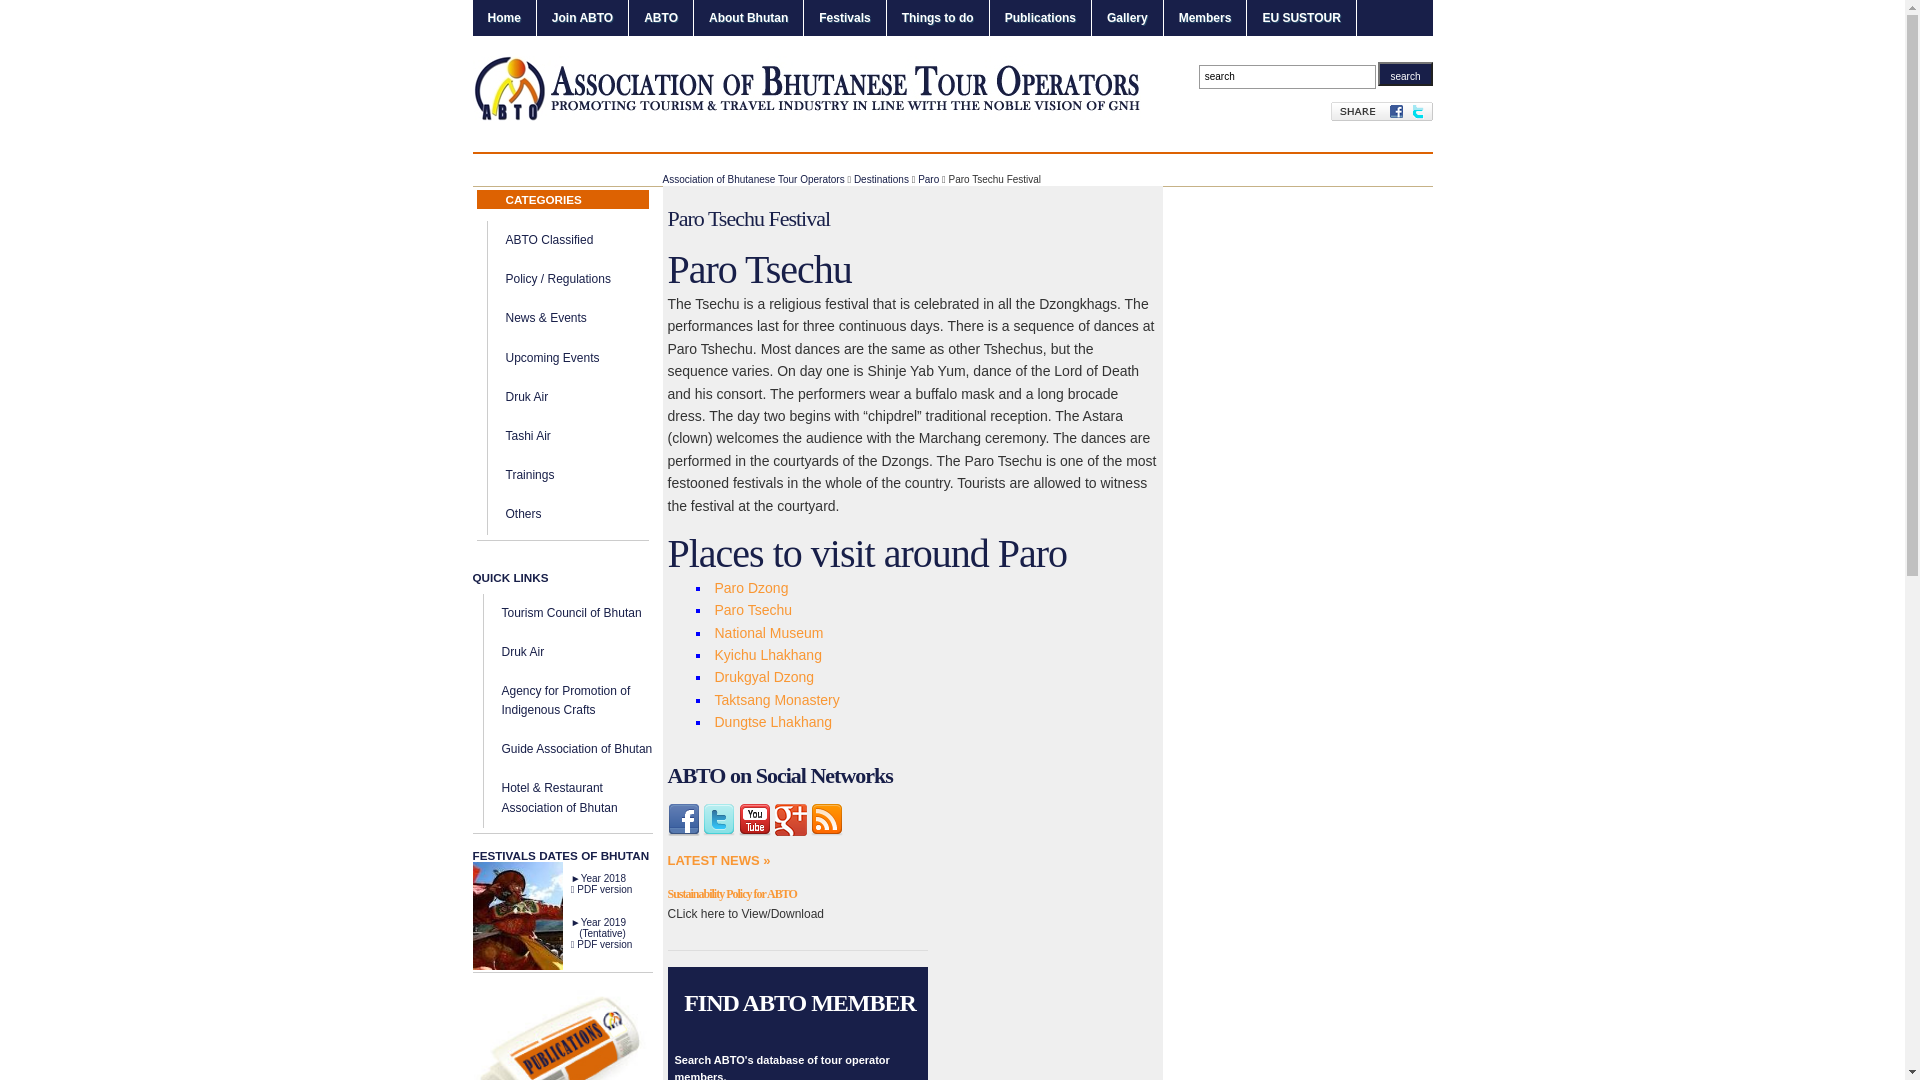 This screenshot has height=1080, width=1920. Describe the element at coordinates (1404, 72) in the screenshot. I see `'search'` at that location.